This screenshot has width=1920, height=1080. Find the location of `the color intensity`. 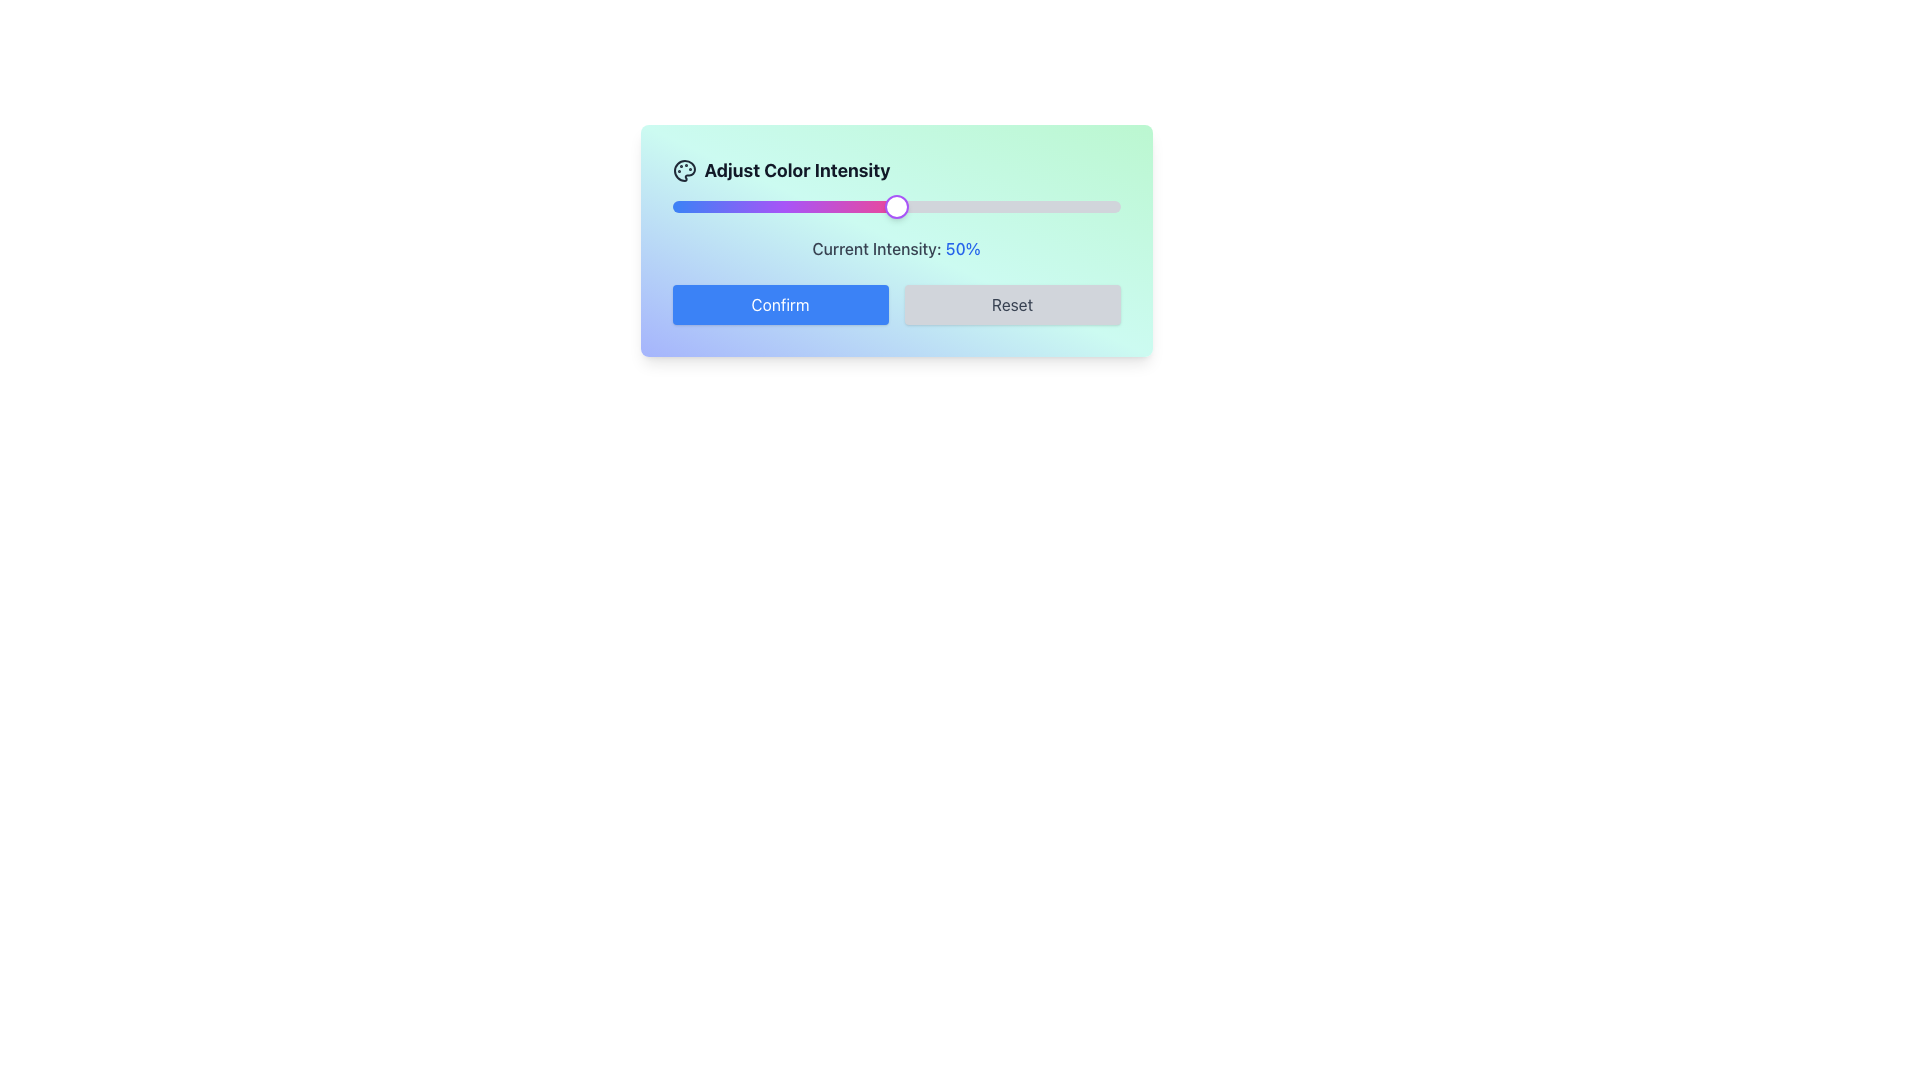

the color intensity is located at coordinates (820, 207).